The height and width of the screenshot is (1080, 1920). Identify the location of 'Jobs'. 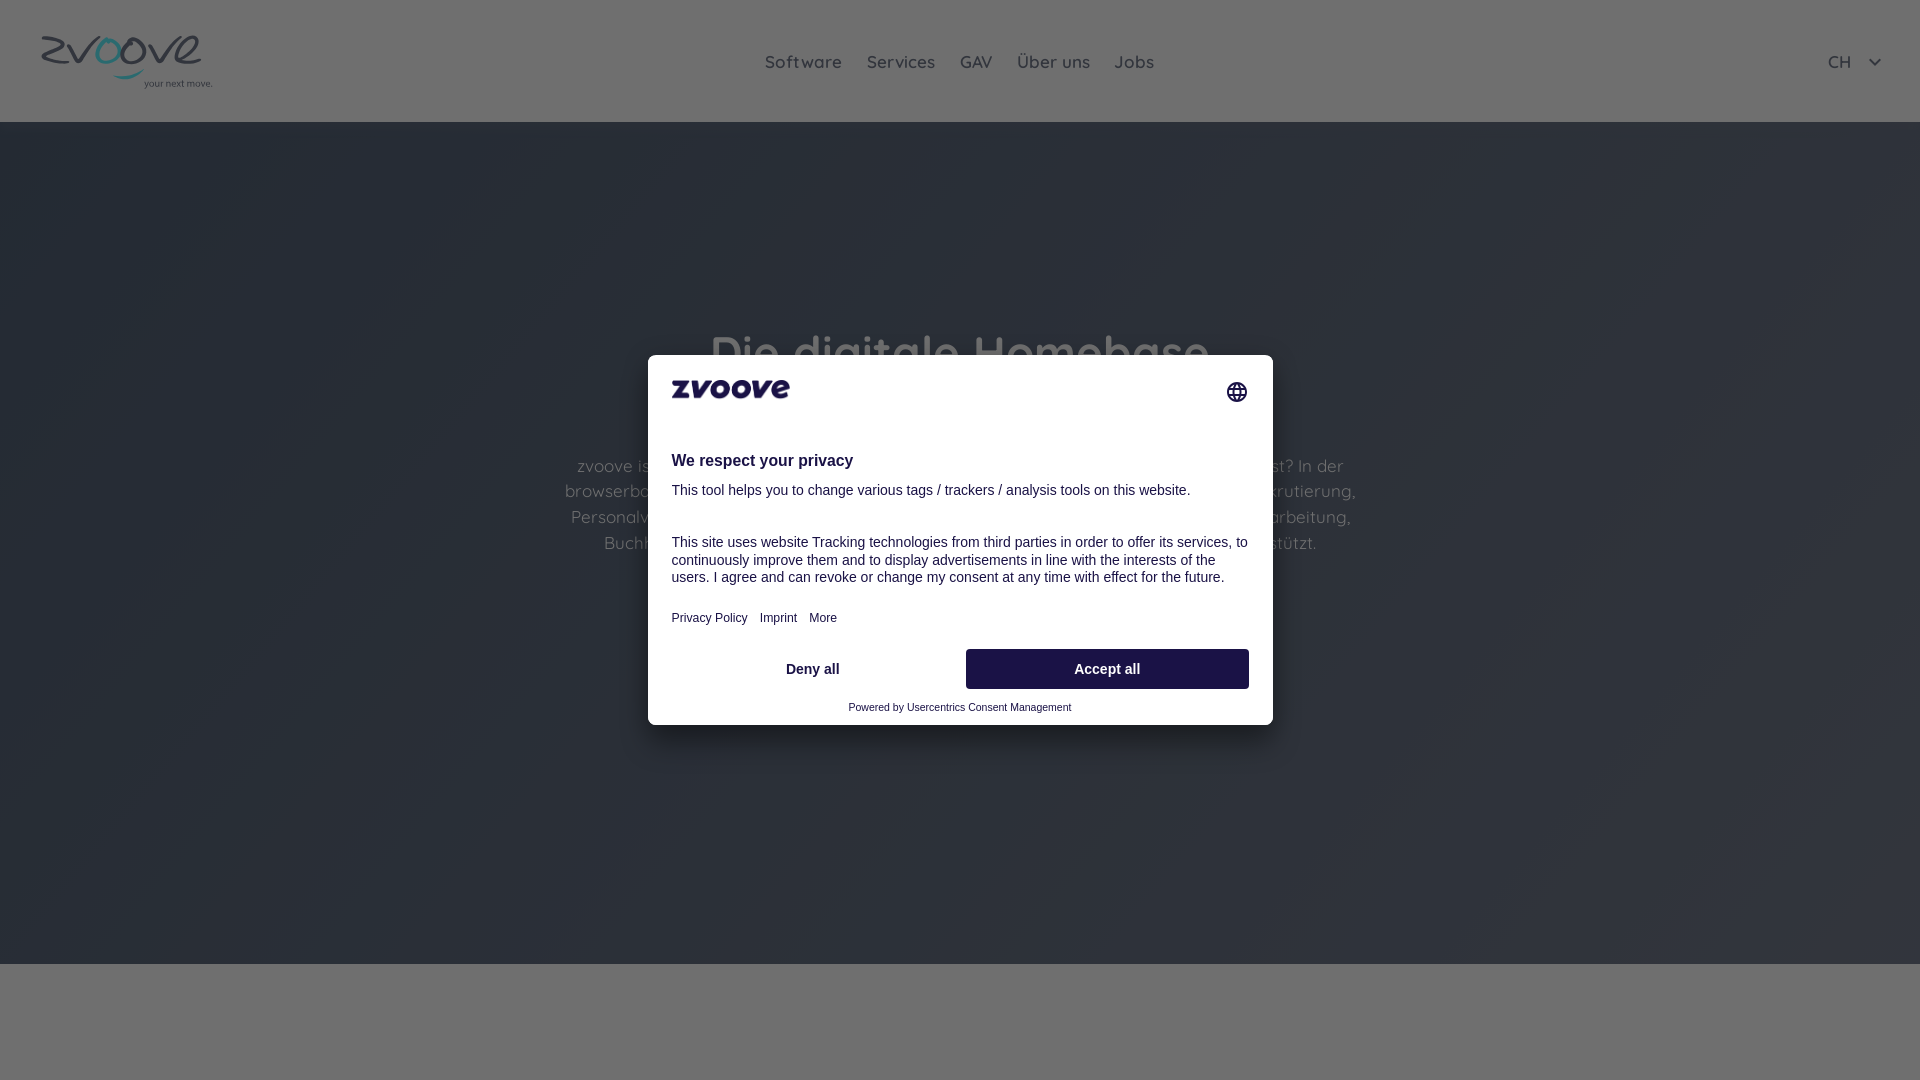
(1134, 60).